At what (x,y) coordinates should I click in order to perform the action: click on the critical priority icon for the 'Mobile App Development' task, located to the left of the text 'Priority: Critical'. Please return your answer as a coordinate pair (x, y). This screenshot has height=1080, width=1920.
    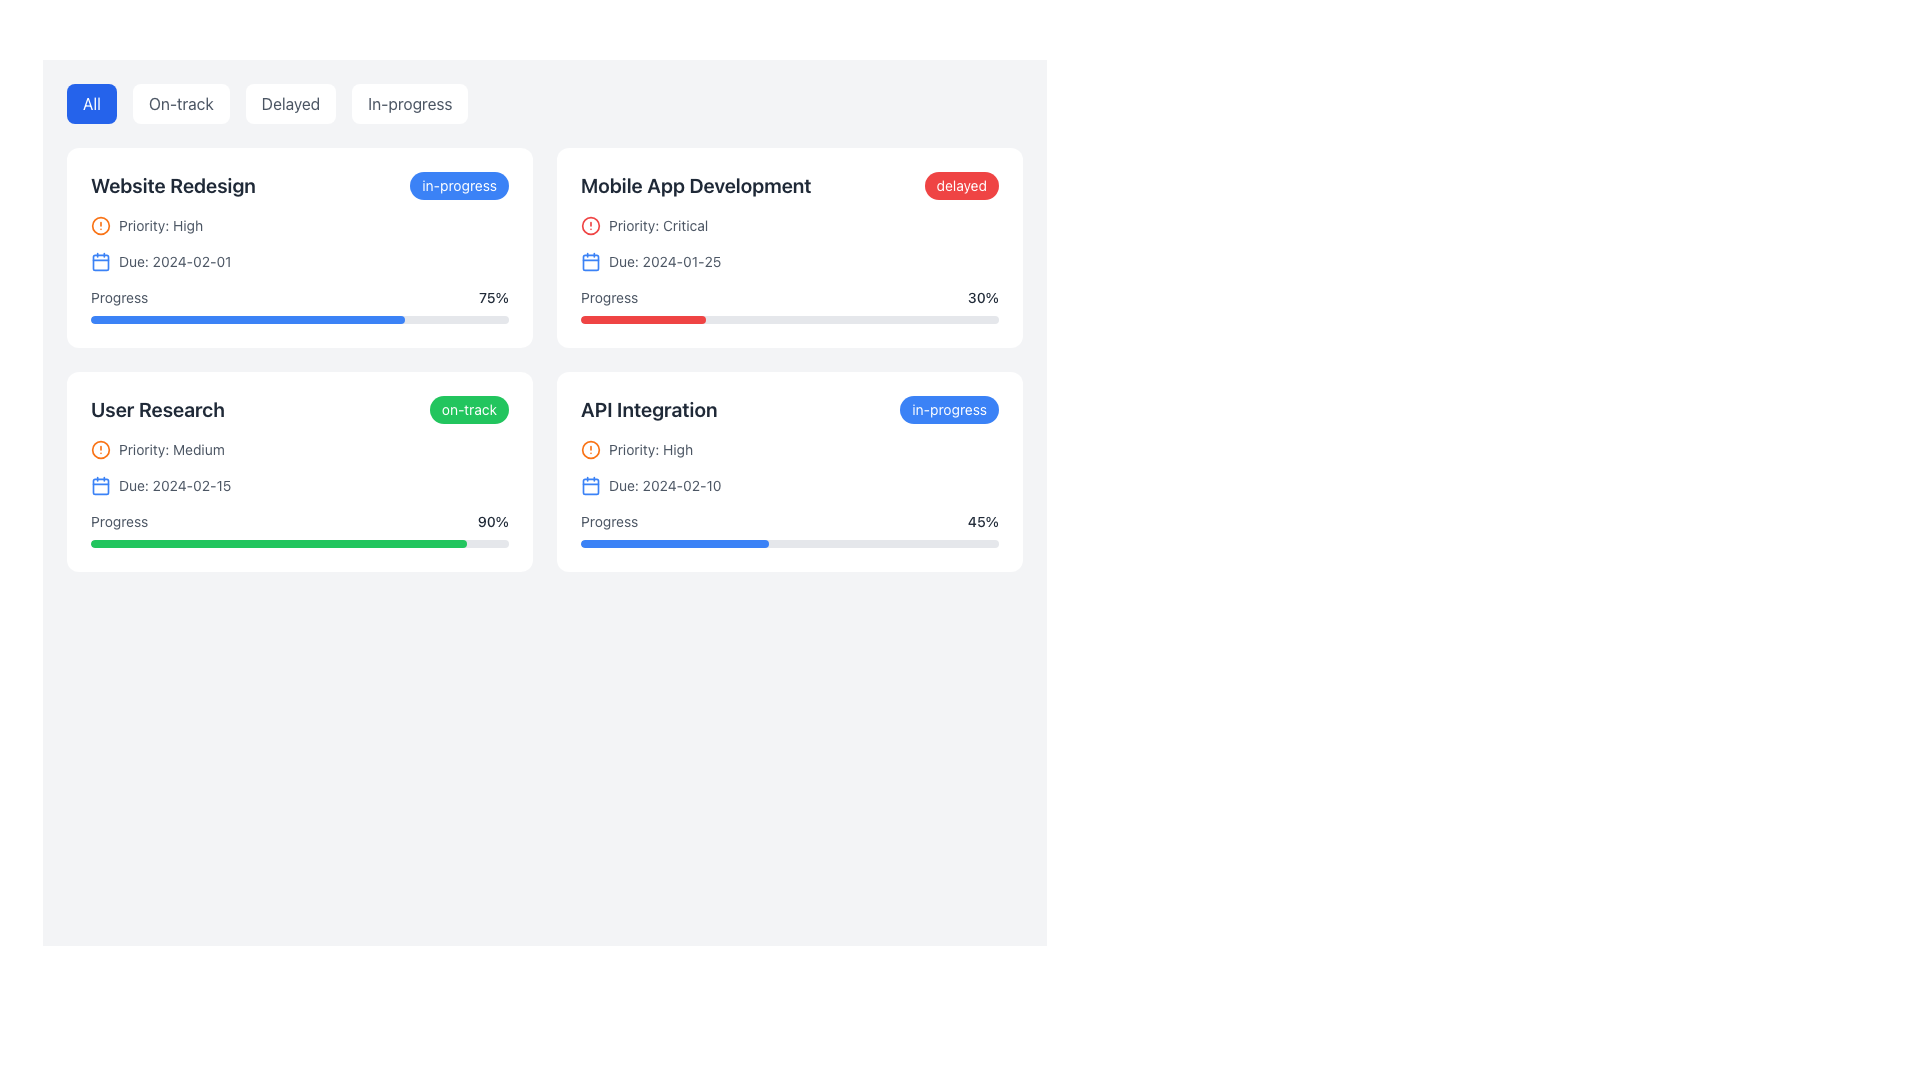
    Looking at the image, I should click on (589, 225).